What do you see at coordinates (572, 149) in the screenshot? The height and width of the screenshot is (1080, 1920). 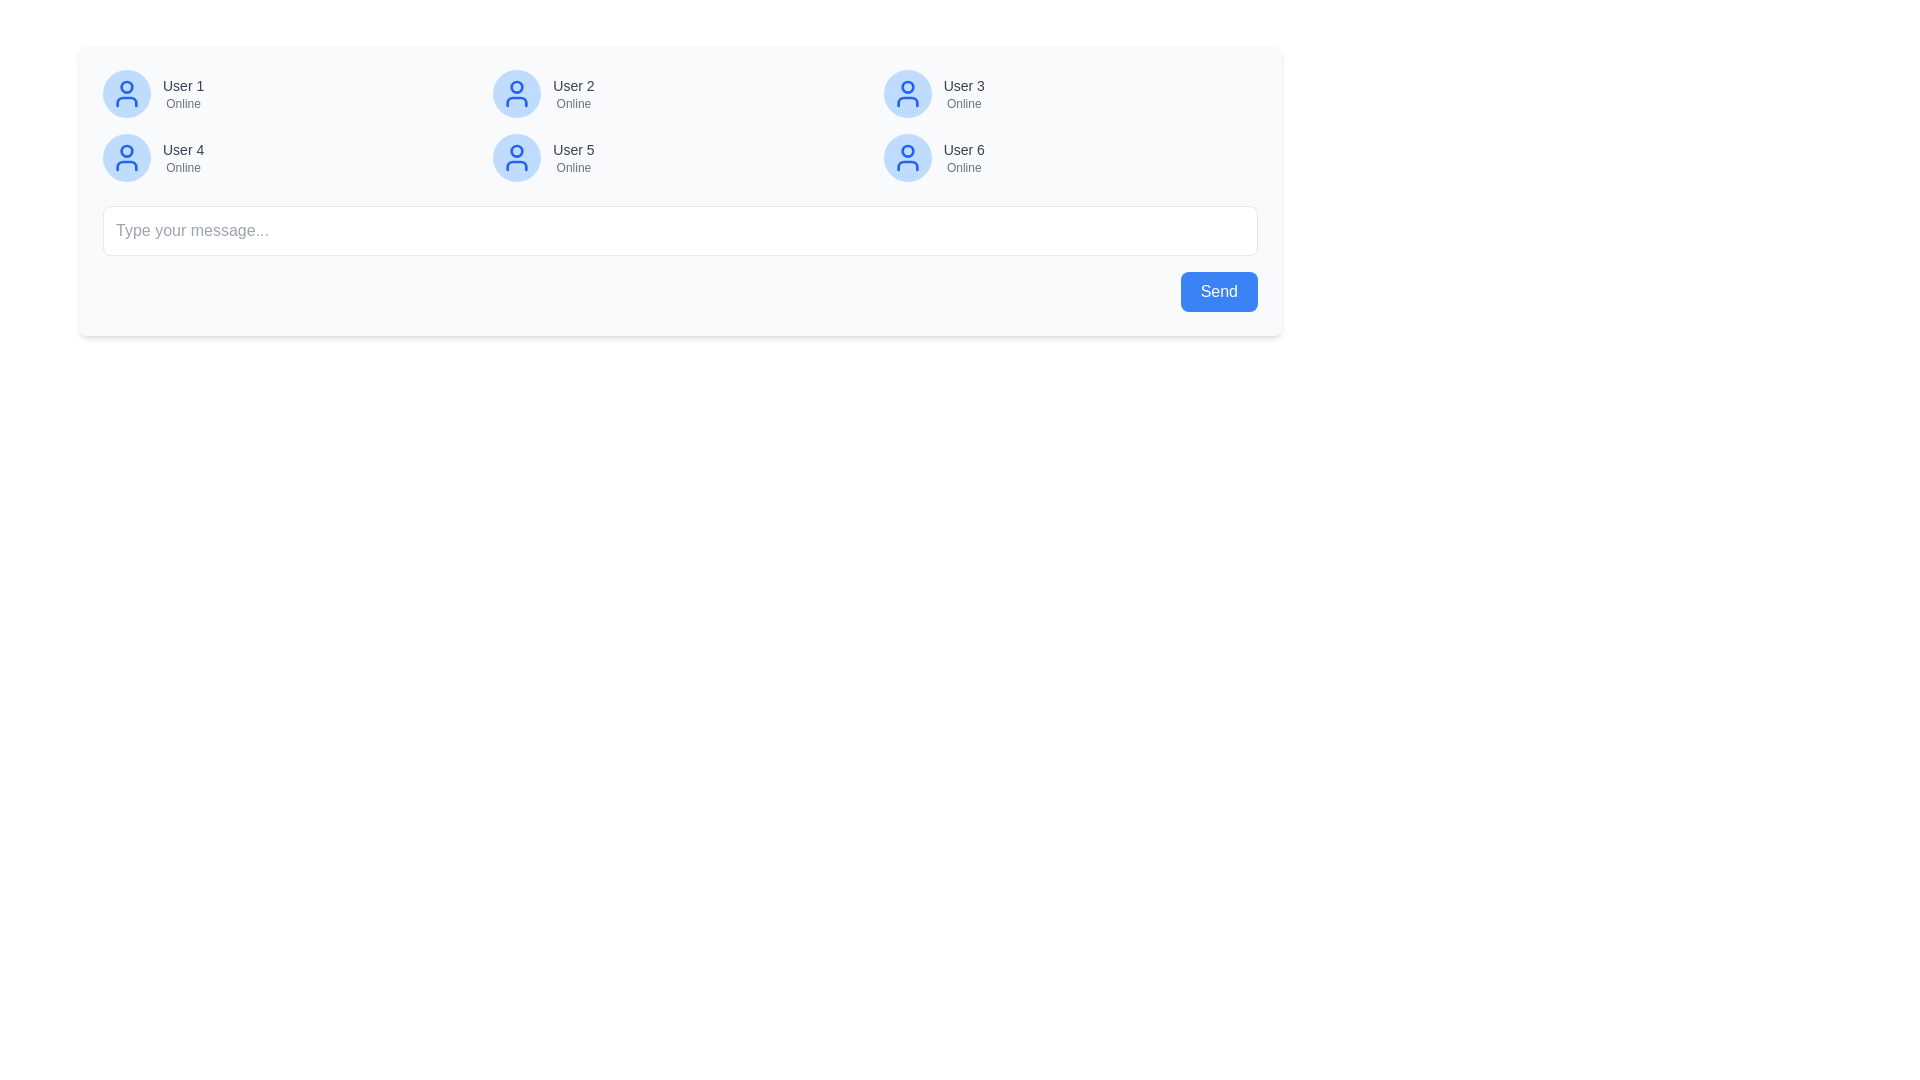 I see `the static text label displaying 'User 5', which is centered within the user card and located in the second row of the user grid, above the 'Online' label` at bounding box center [572, 149].